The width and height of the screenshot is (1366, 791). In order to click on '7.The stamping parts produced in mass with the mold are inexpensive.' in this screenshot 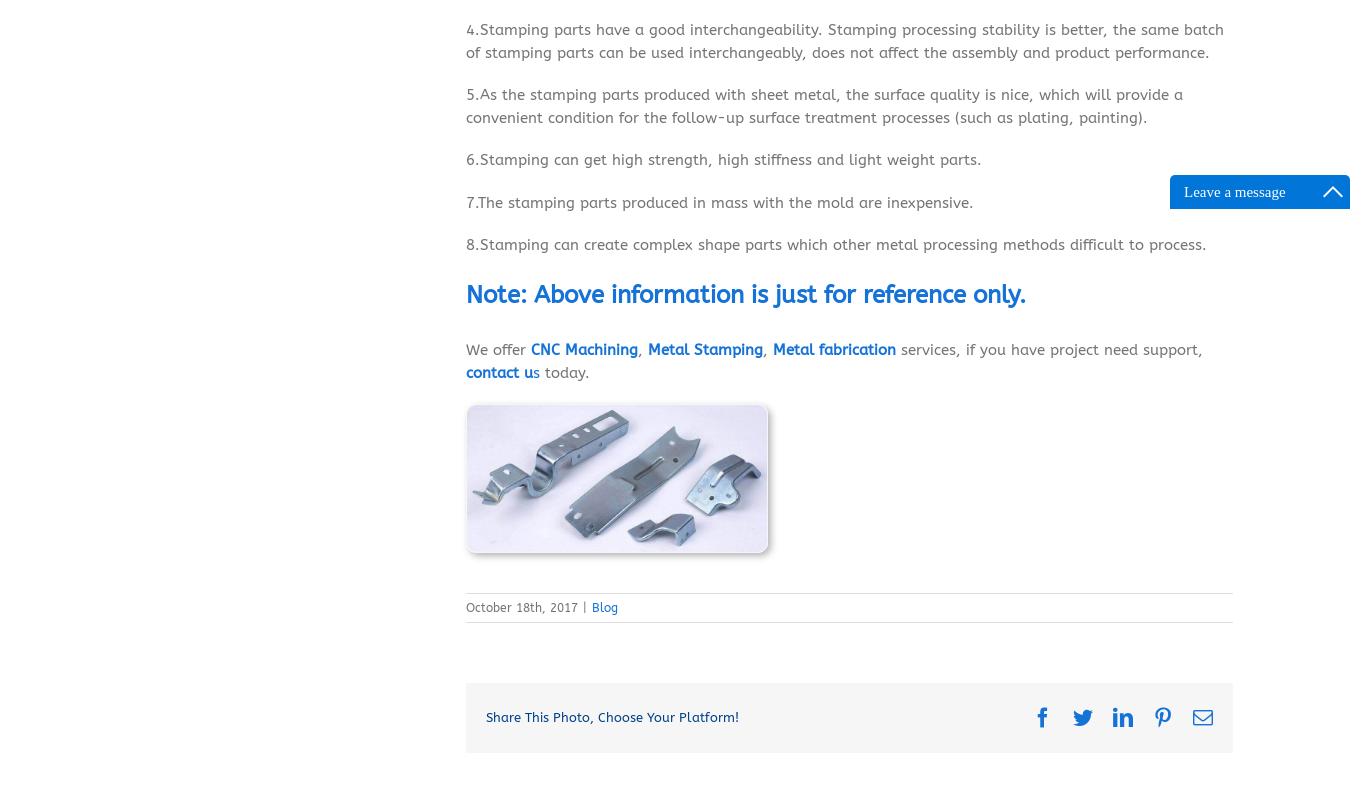, I will do `click(720, 205)`.